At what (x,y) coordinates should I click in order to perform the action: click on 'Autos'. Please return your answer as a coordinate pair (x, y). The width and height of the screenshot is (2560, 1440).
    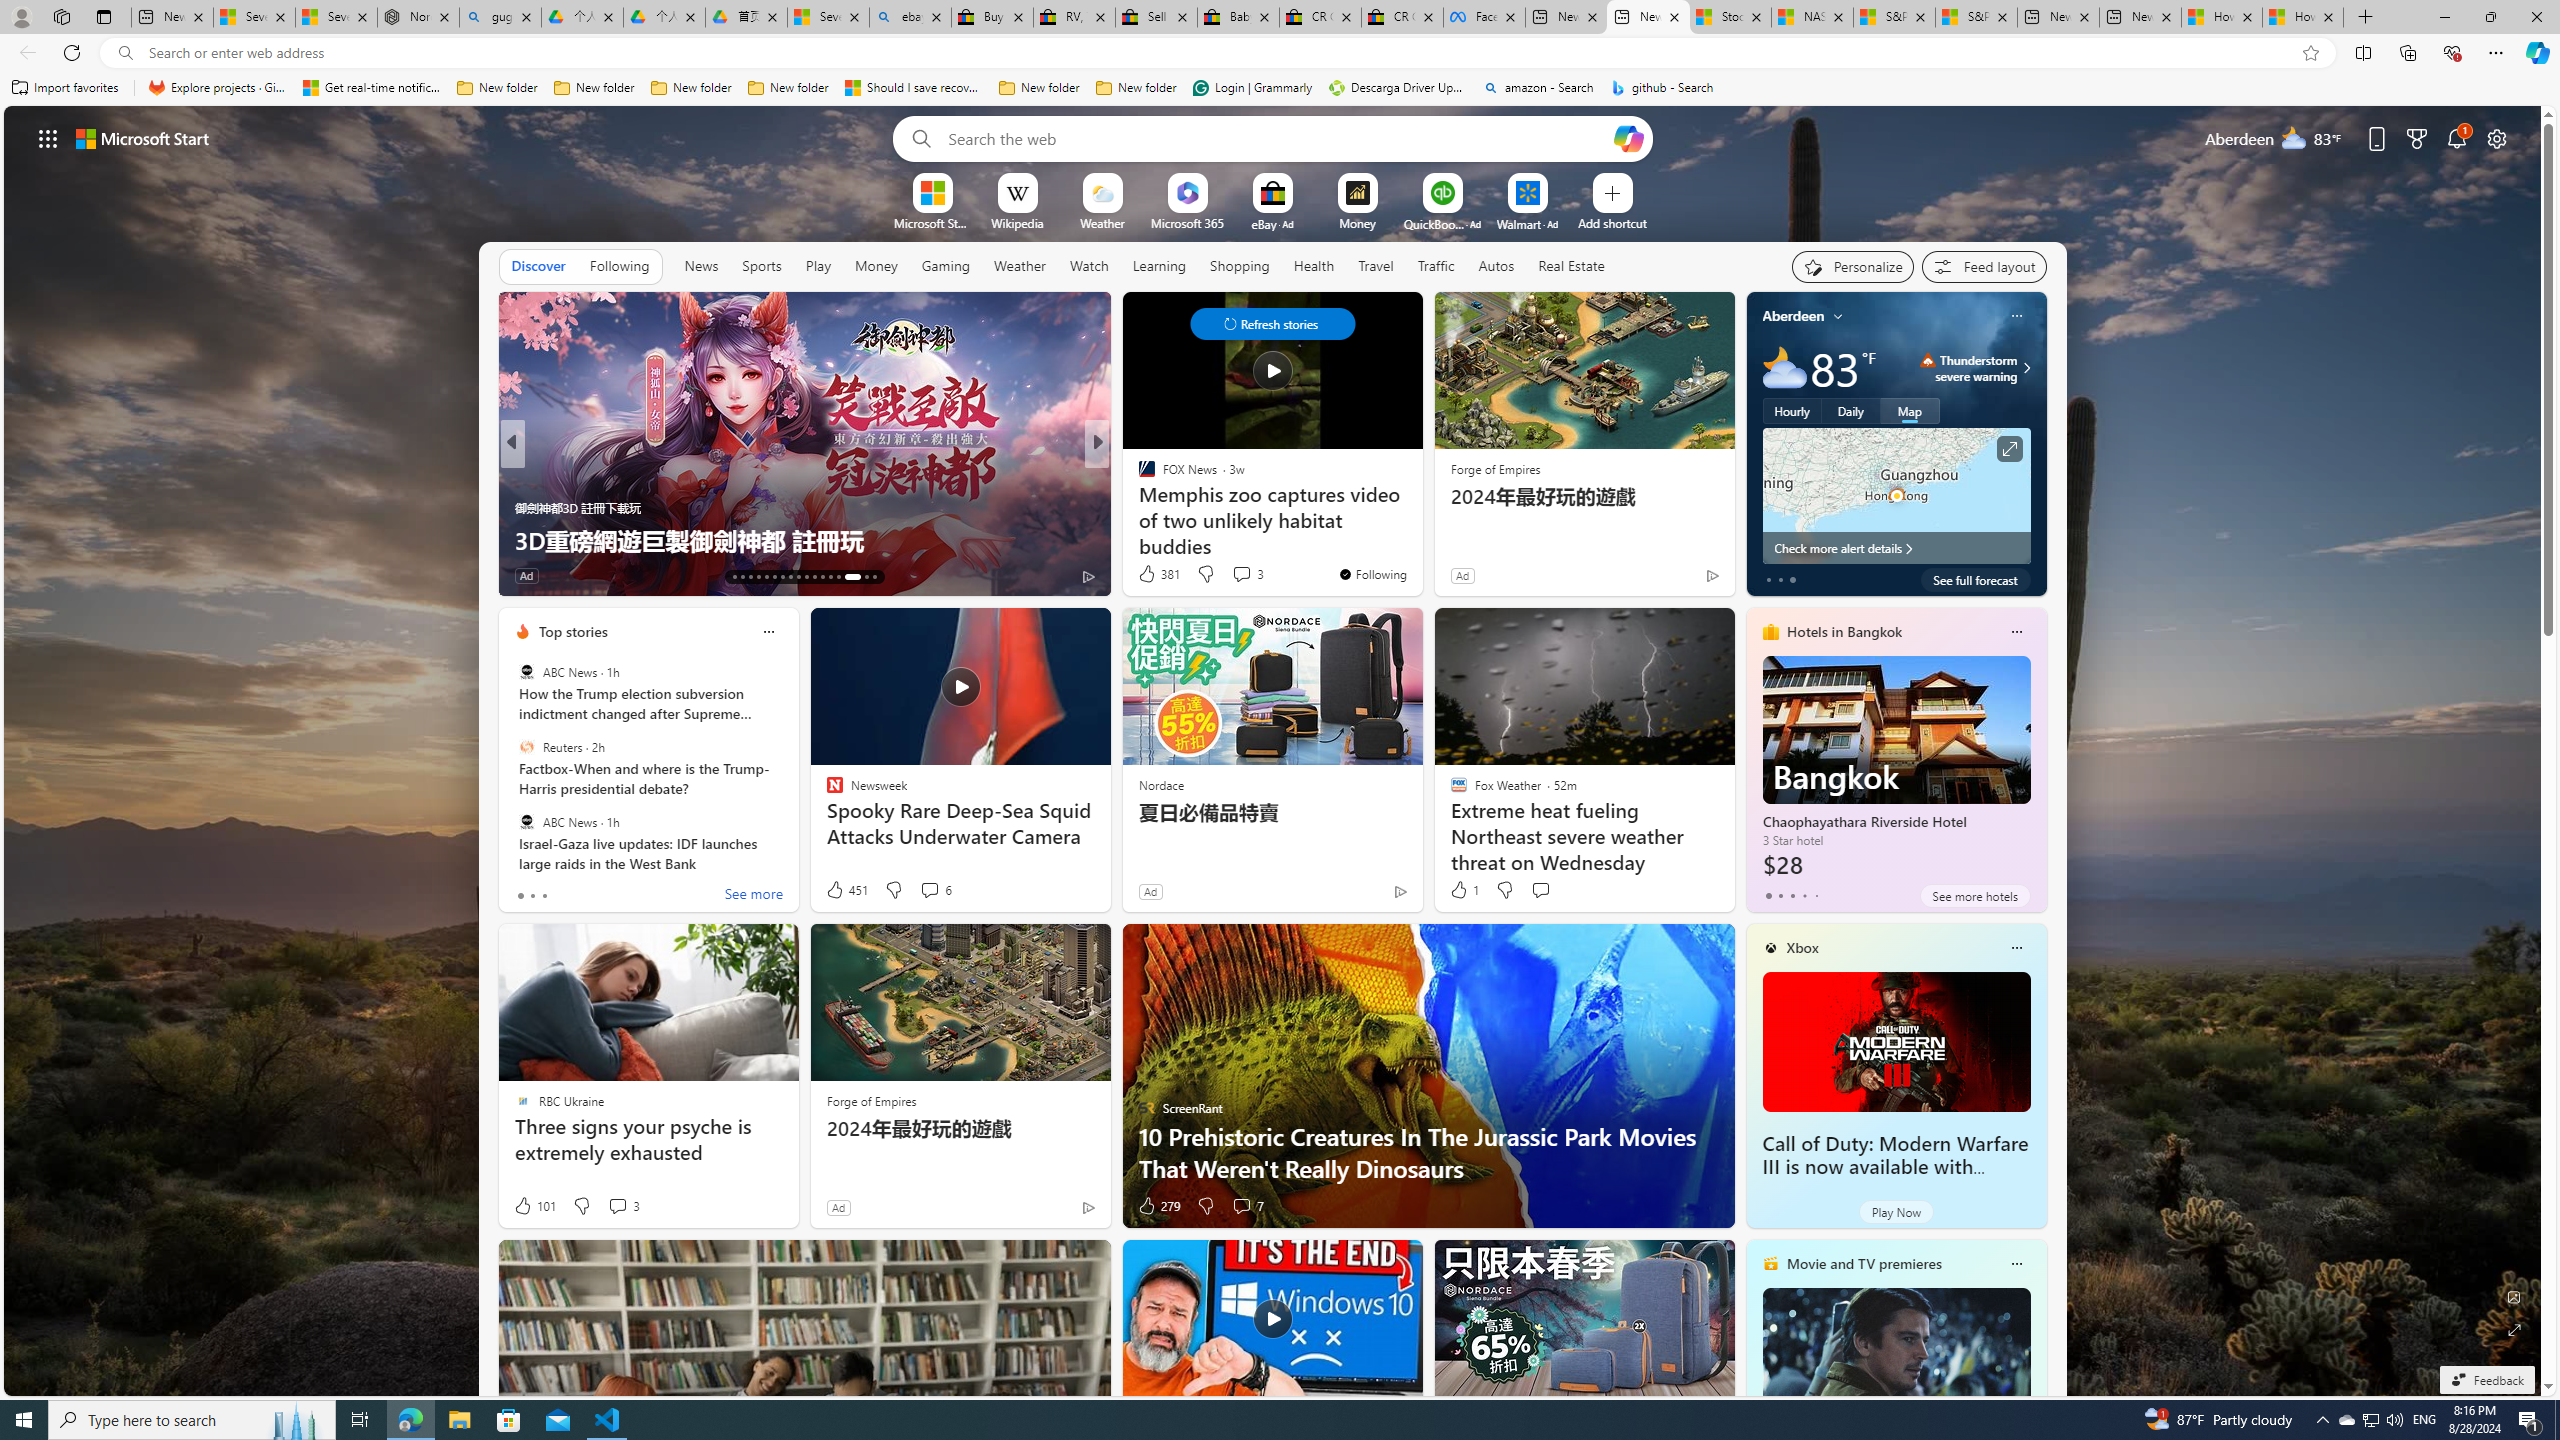
    Looking at the image, I should click on (1496, 265).